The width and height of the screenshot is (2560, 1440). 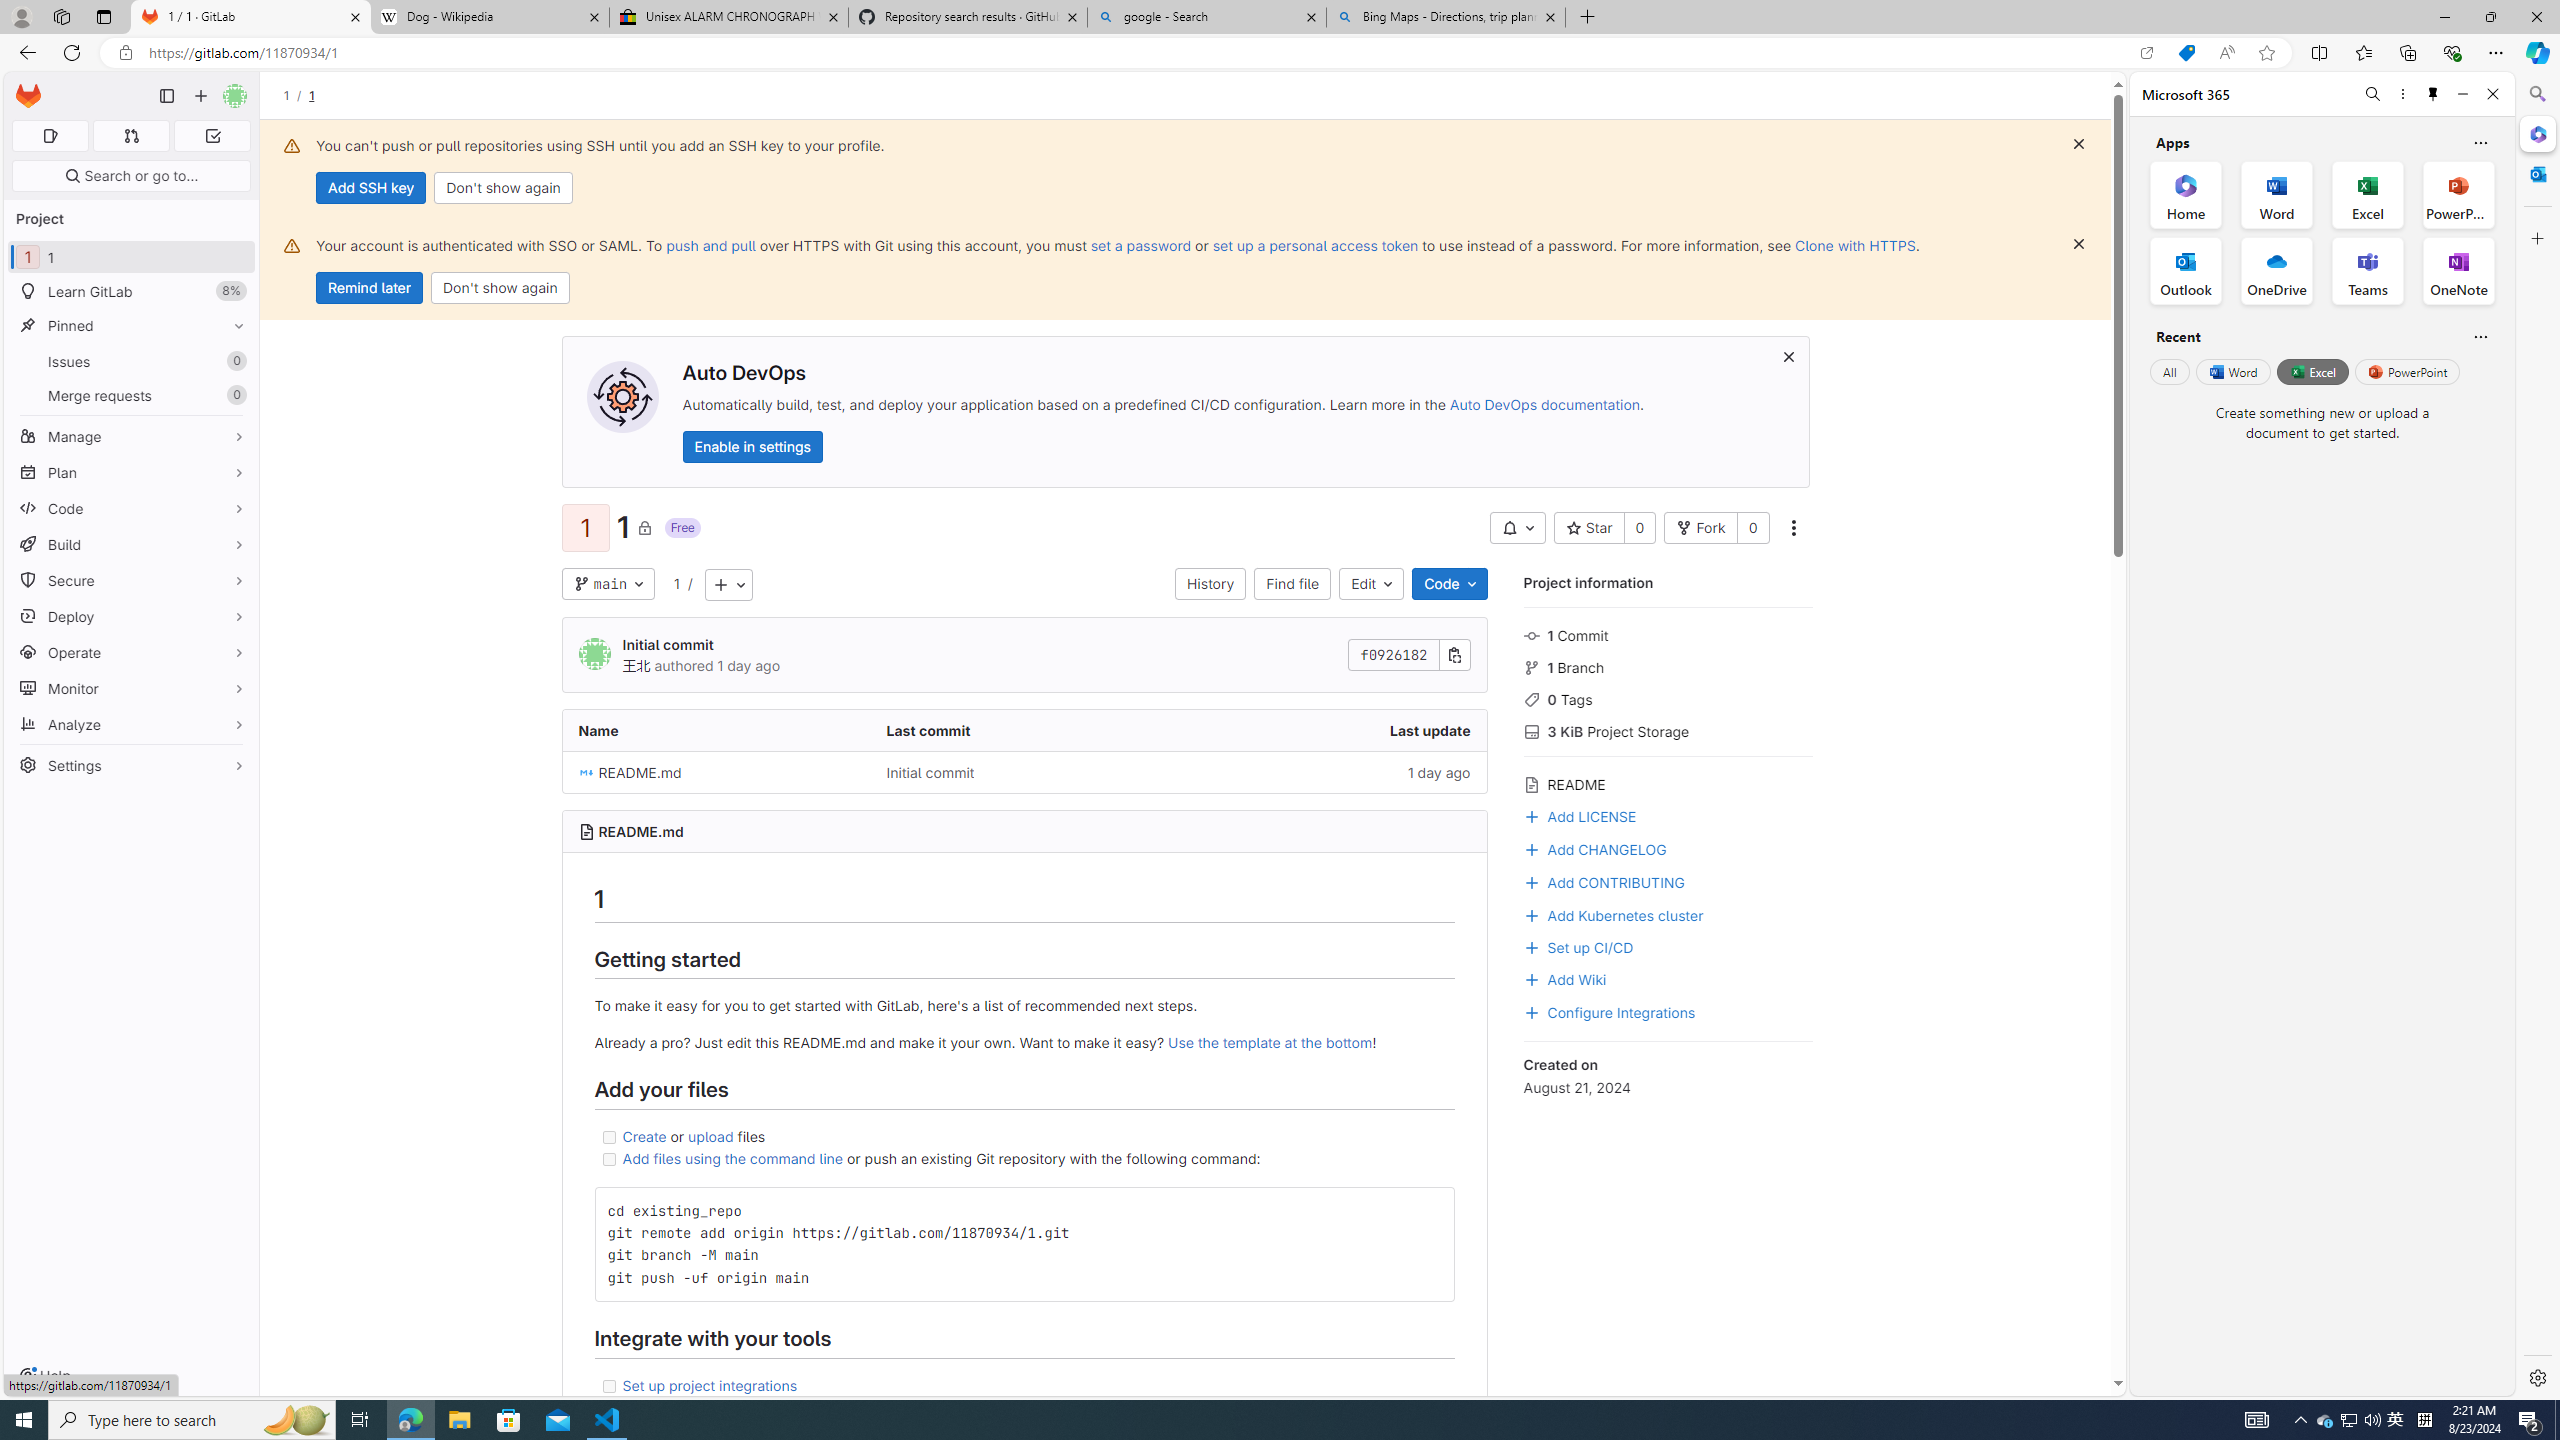 I want to click on 'Monitor', so click(x=130, y=689).